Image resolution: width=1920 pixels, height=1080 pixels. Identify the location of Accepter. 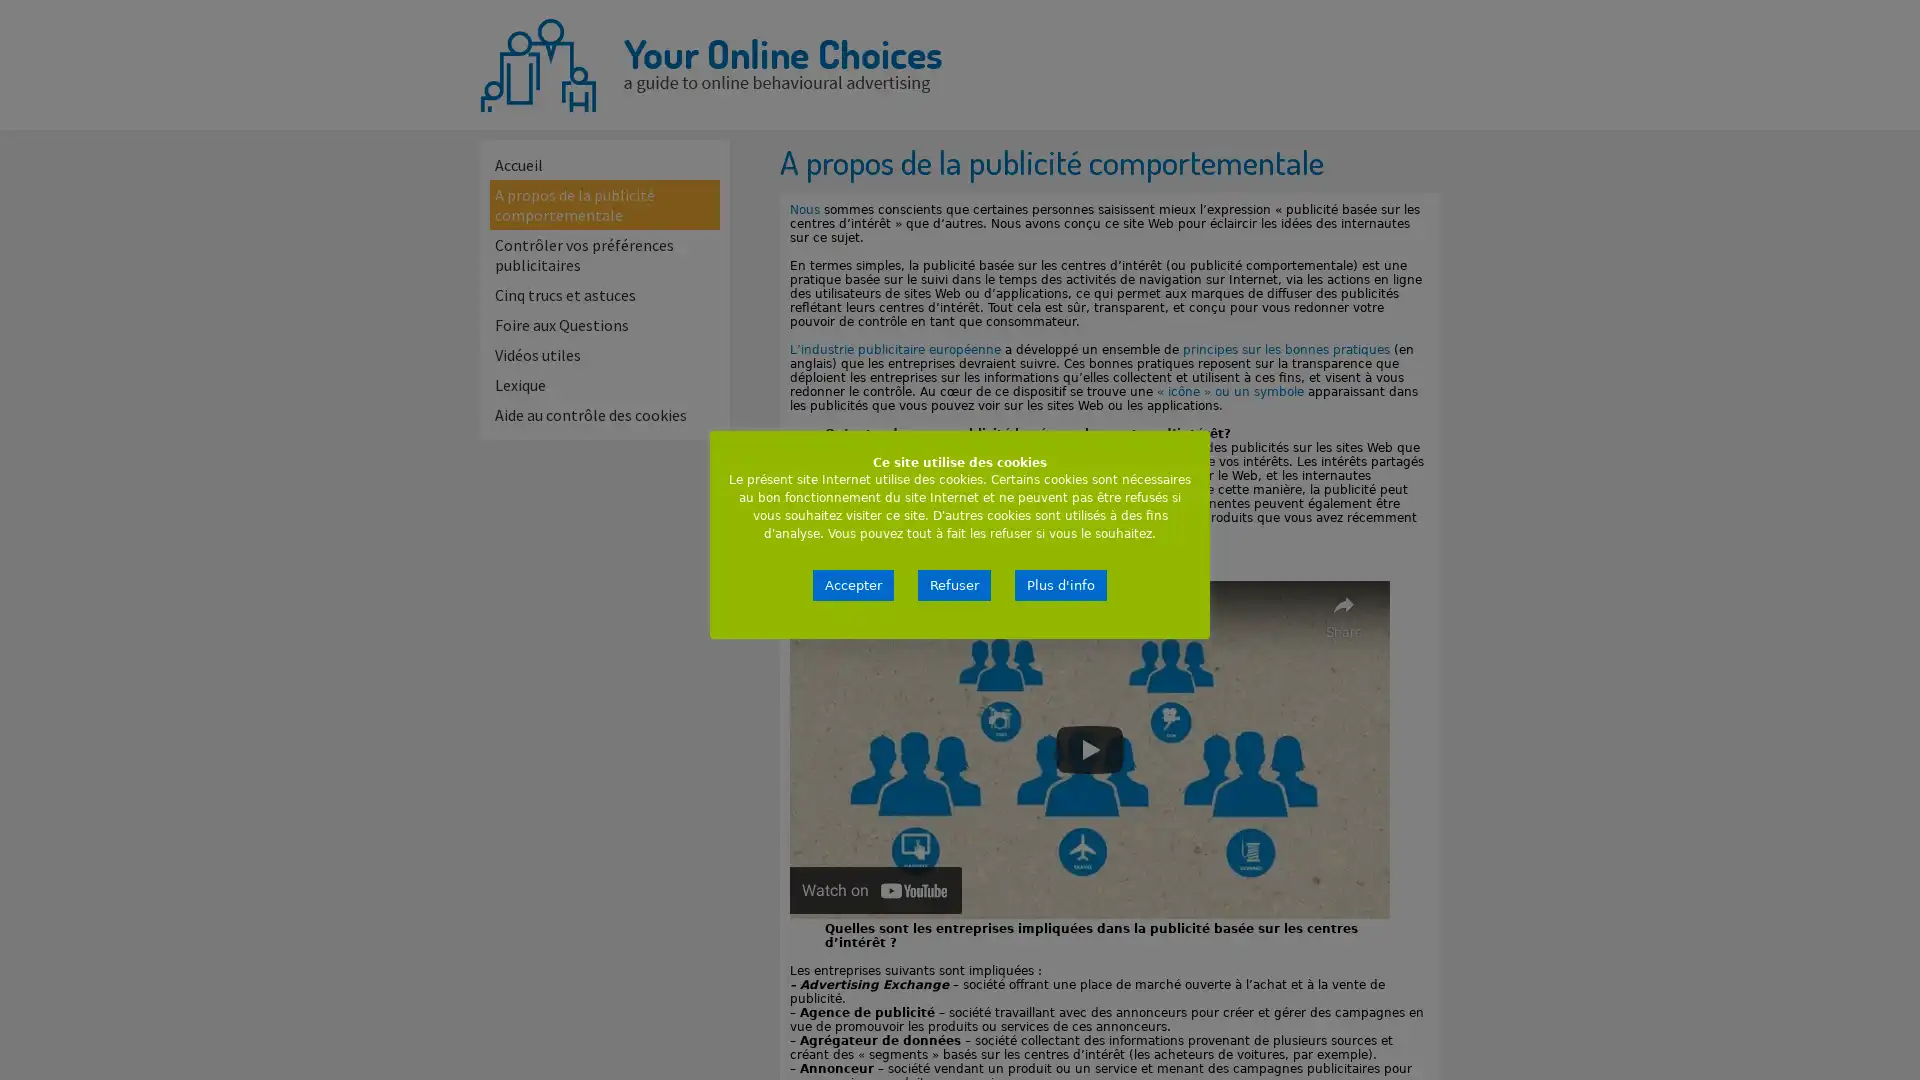
(853, 585).